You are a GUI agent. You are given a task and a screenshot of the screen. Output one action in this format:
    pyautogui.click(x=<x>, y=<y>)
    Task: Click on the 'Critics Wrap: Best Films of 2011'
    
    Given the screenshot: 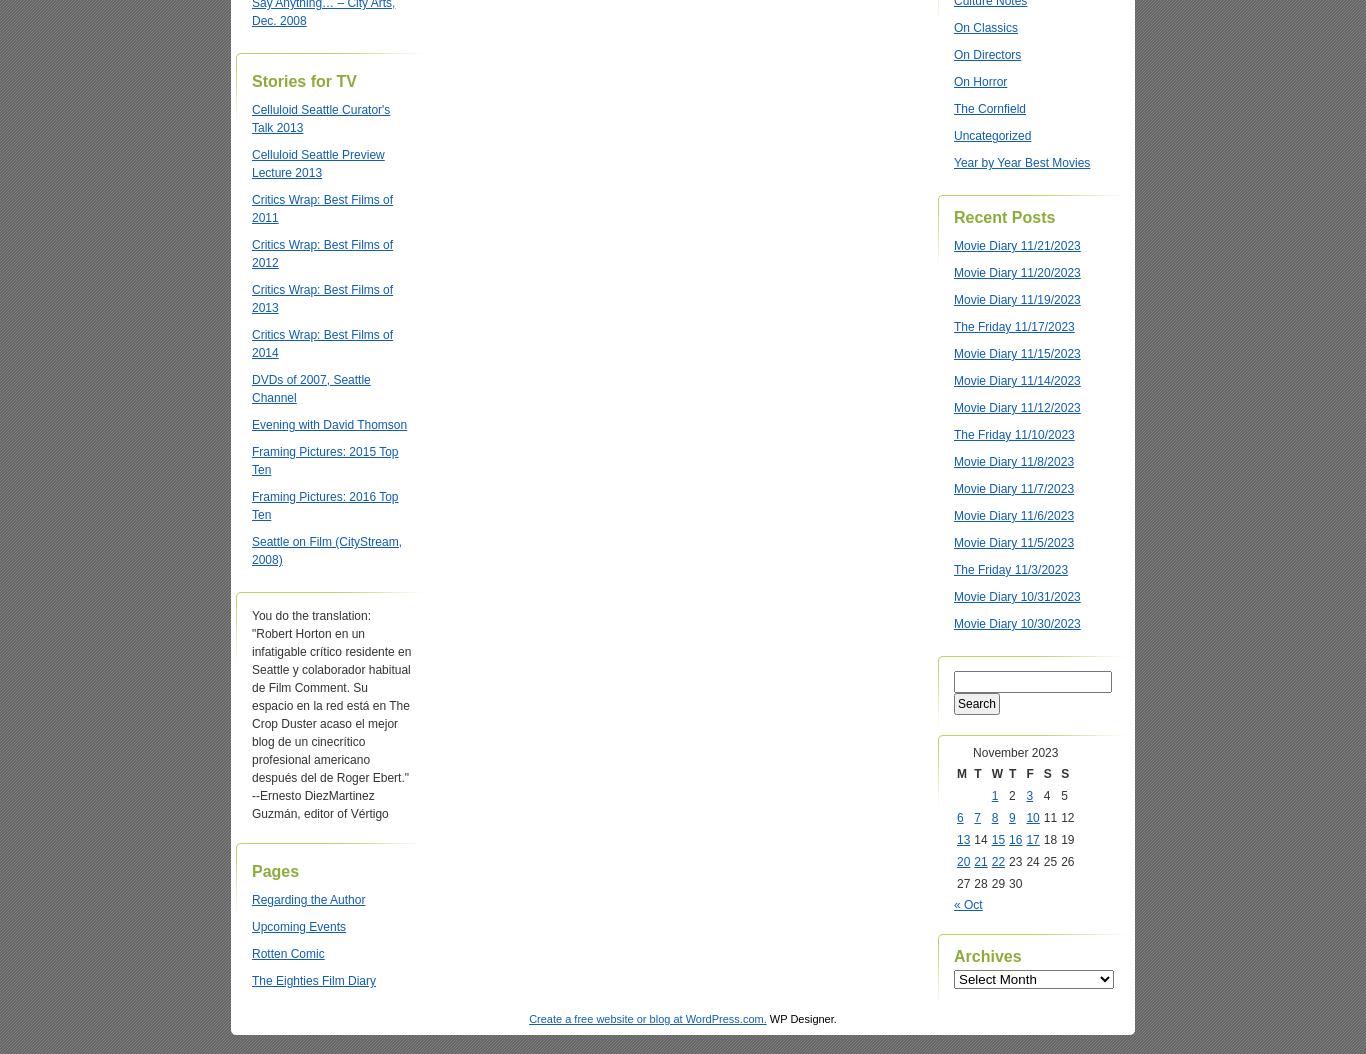 What is the action you would take?
    pyautogui.click(x=252, y=208)
    